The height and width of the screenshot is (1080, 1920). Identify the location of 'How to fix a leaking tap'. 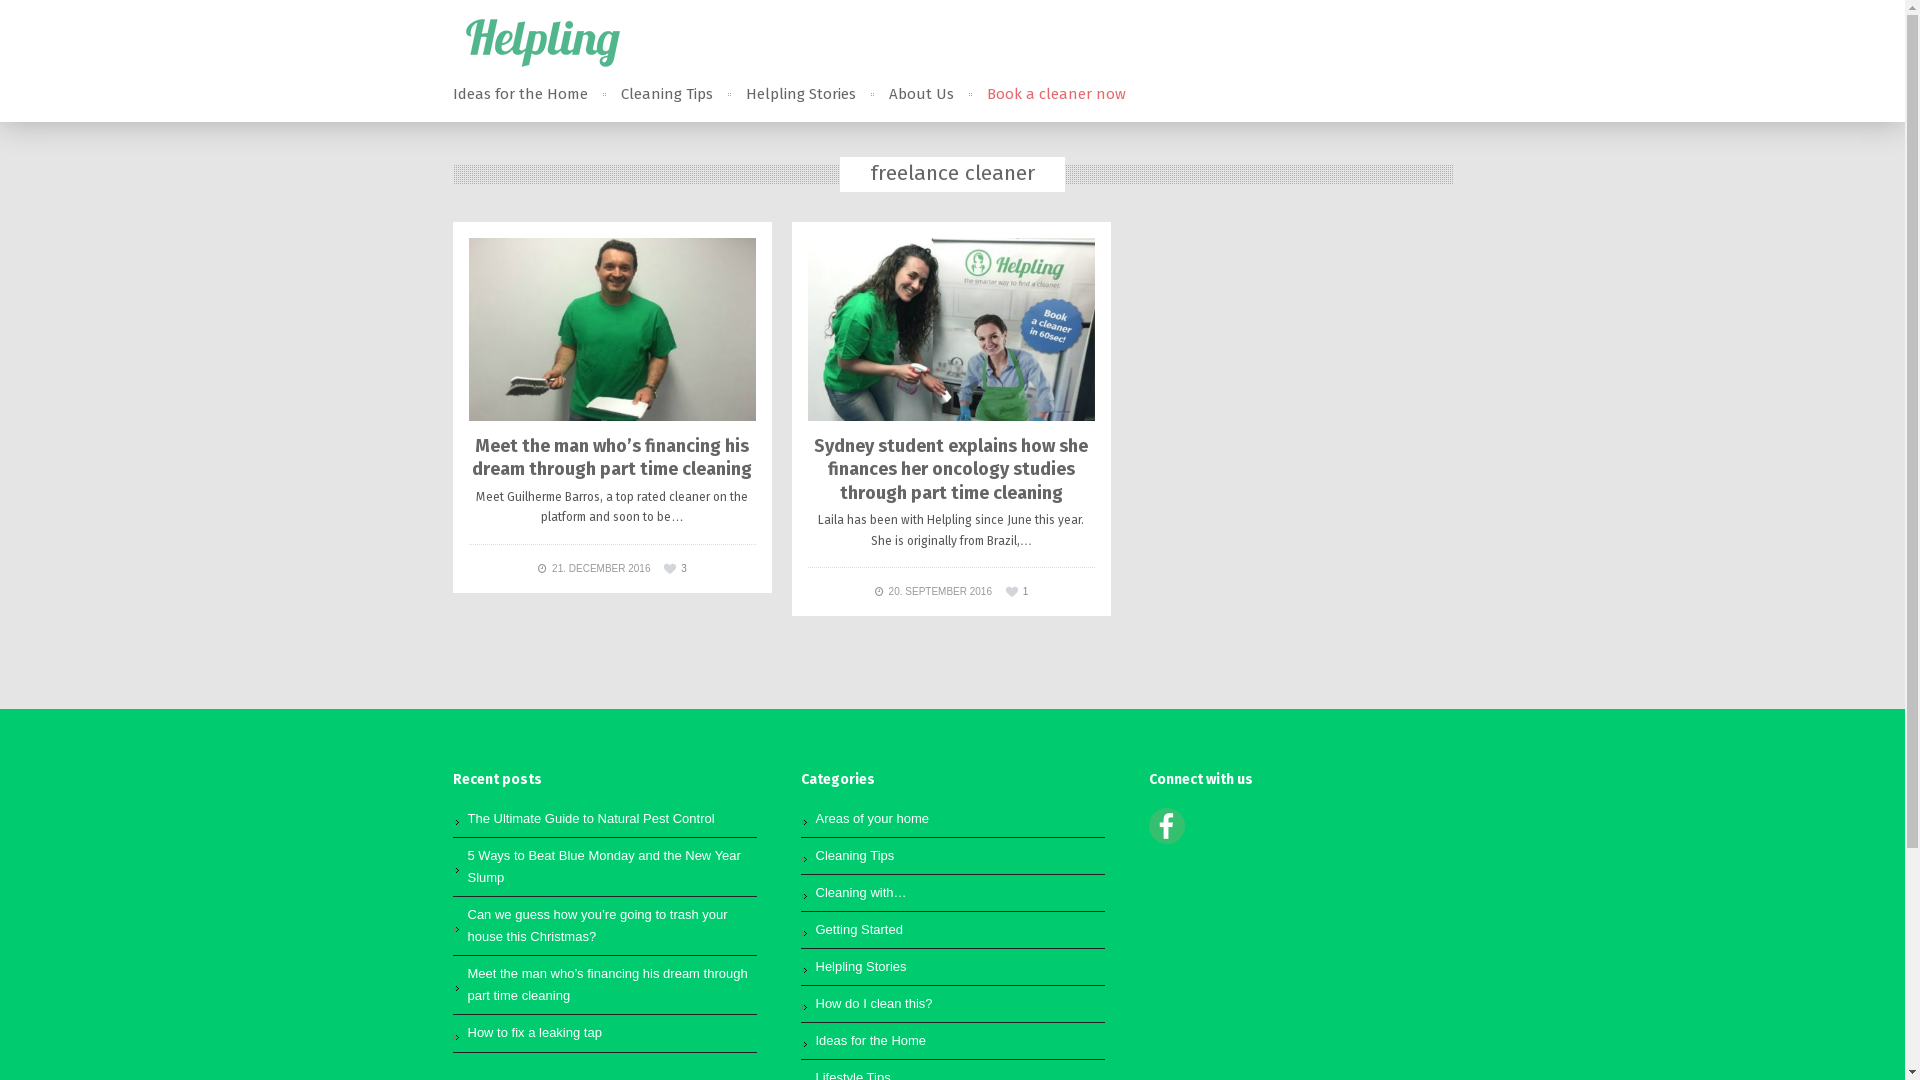
(534, 1032).